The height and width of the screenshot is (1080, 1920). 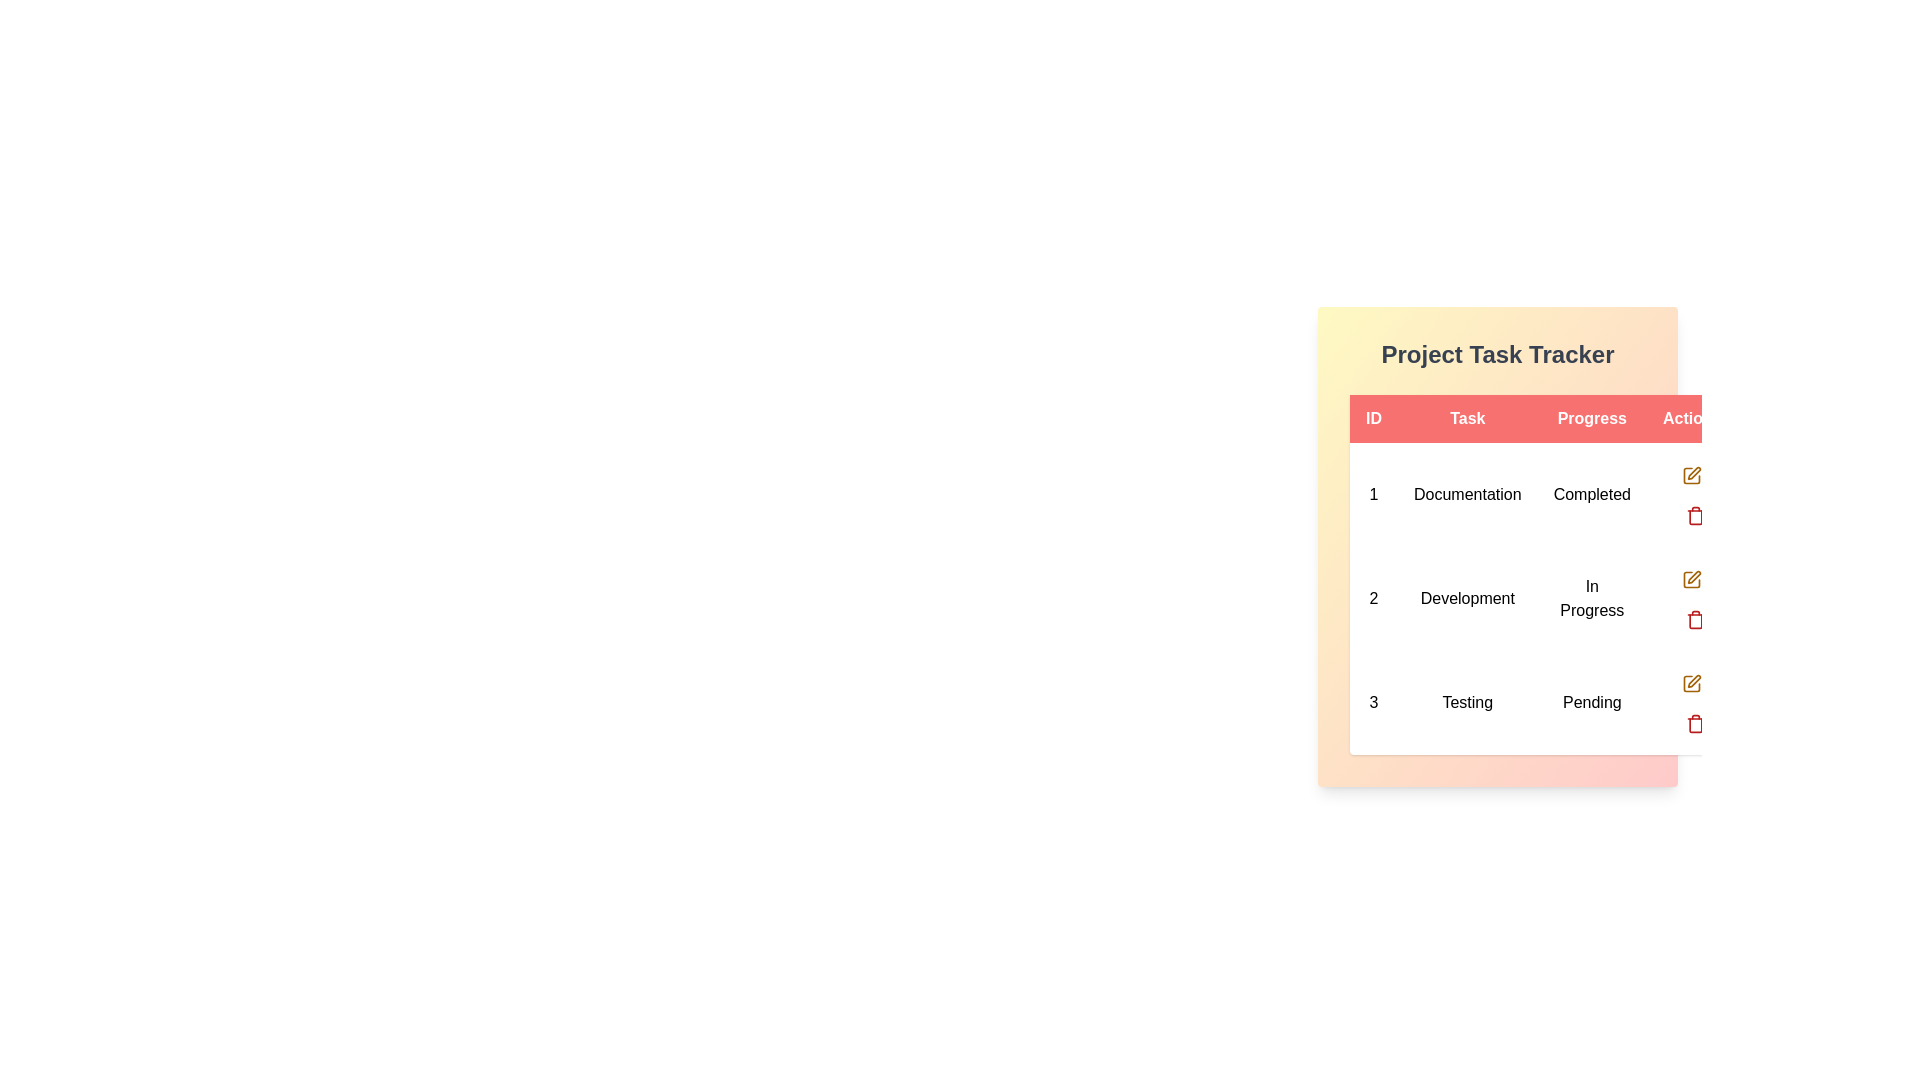 I want to click on the column header Actions to inspect it, so click(x=1690, y=418).